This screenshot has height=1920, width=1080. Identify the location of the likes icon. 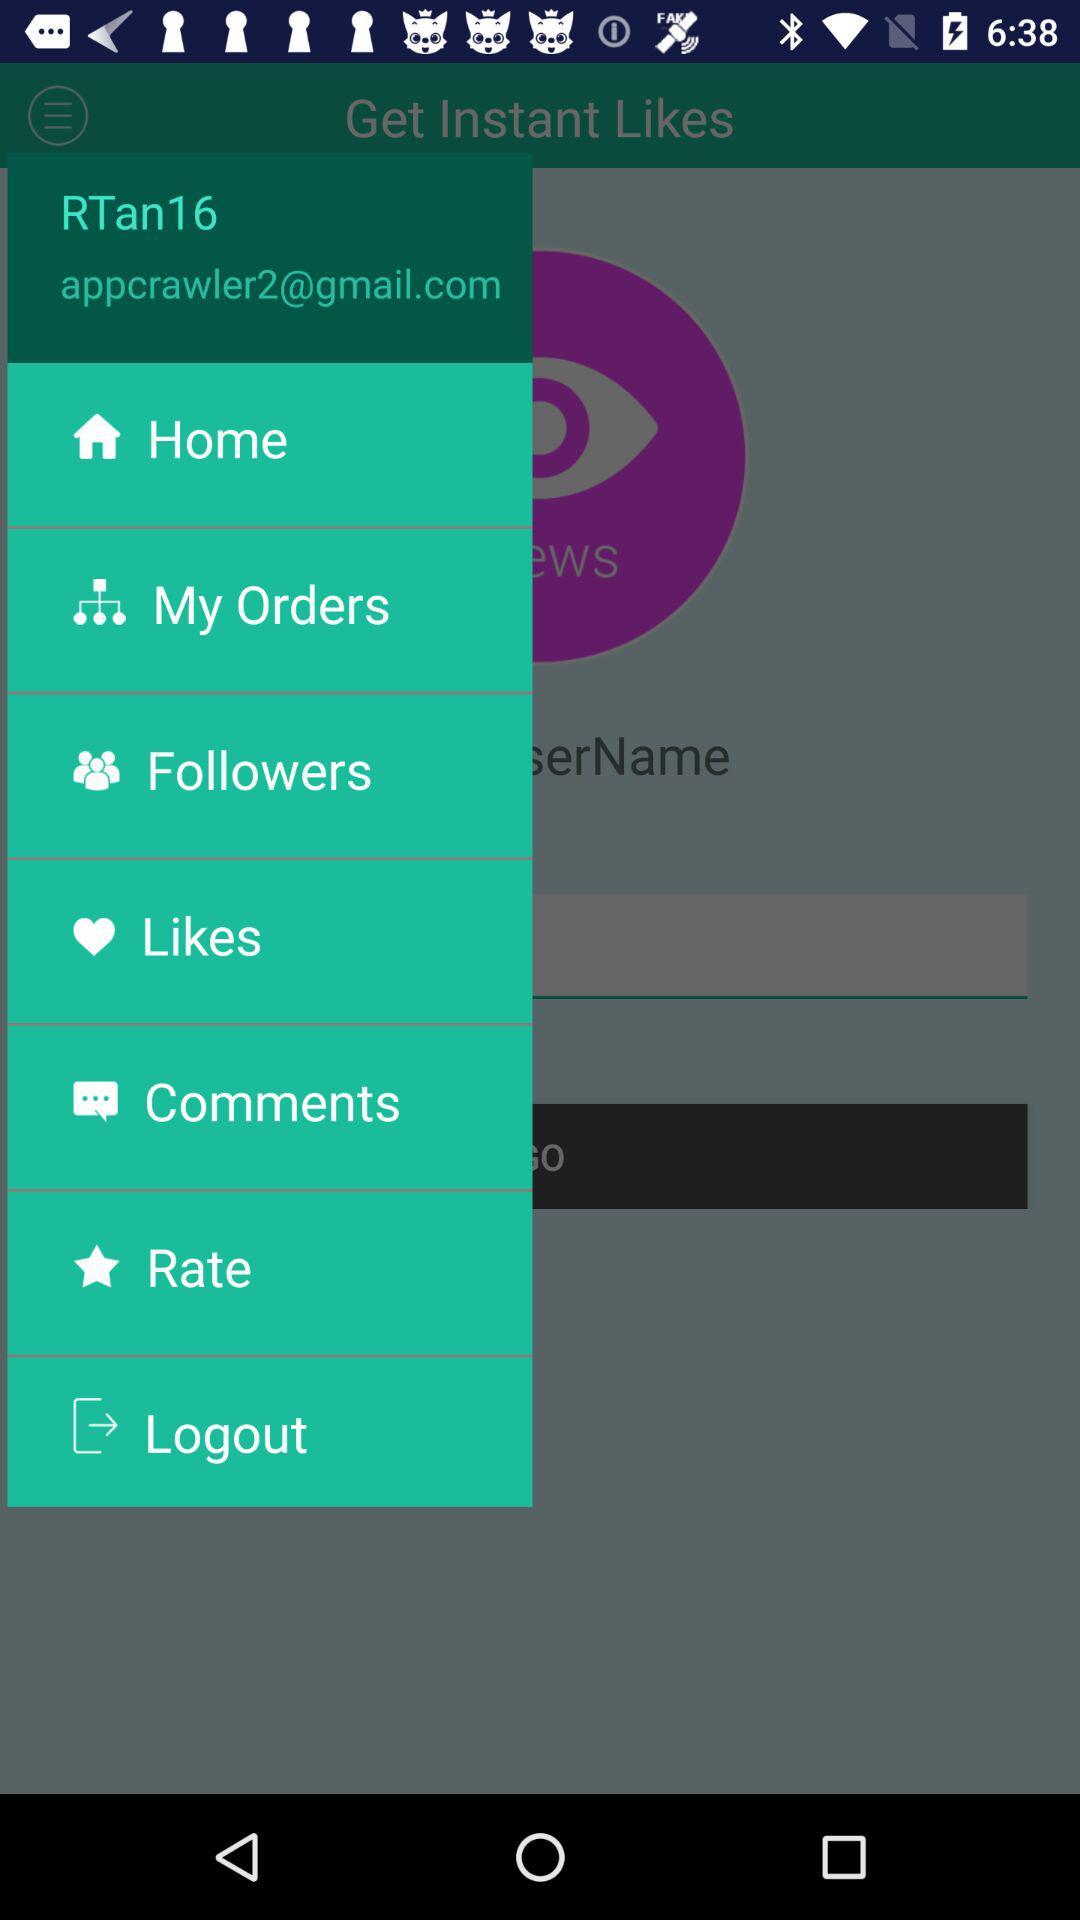
(201, 933).